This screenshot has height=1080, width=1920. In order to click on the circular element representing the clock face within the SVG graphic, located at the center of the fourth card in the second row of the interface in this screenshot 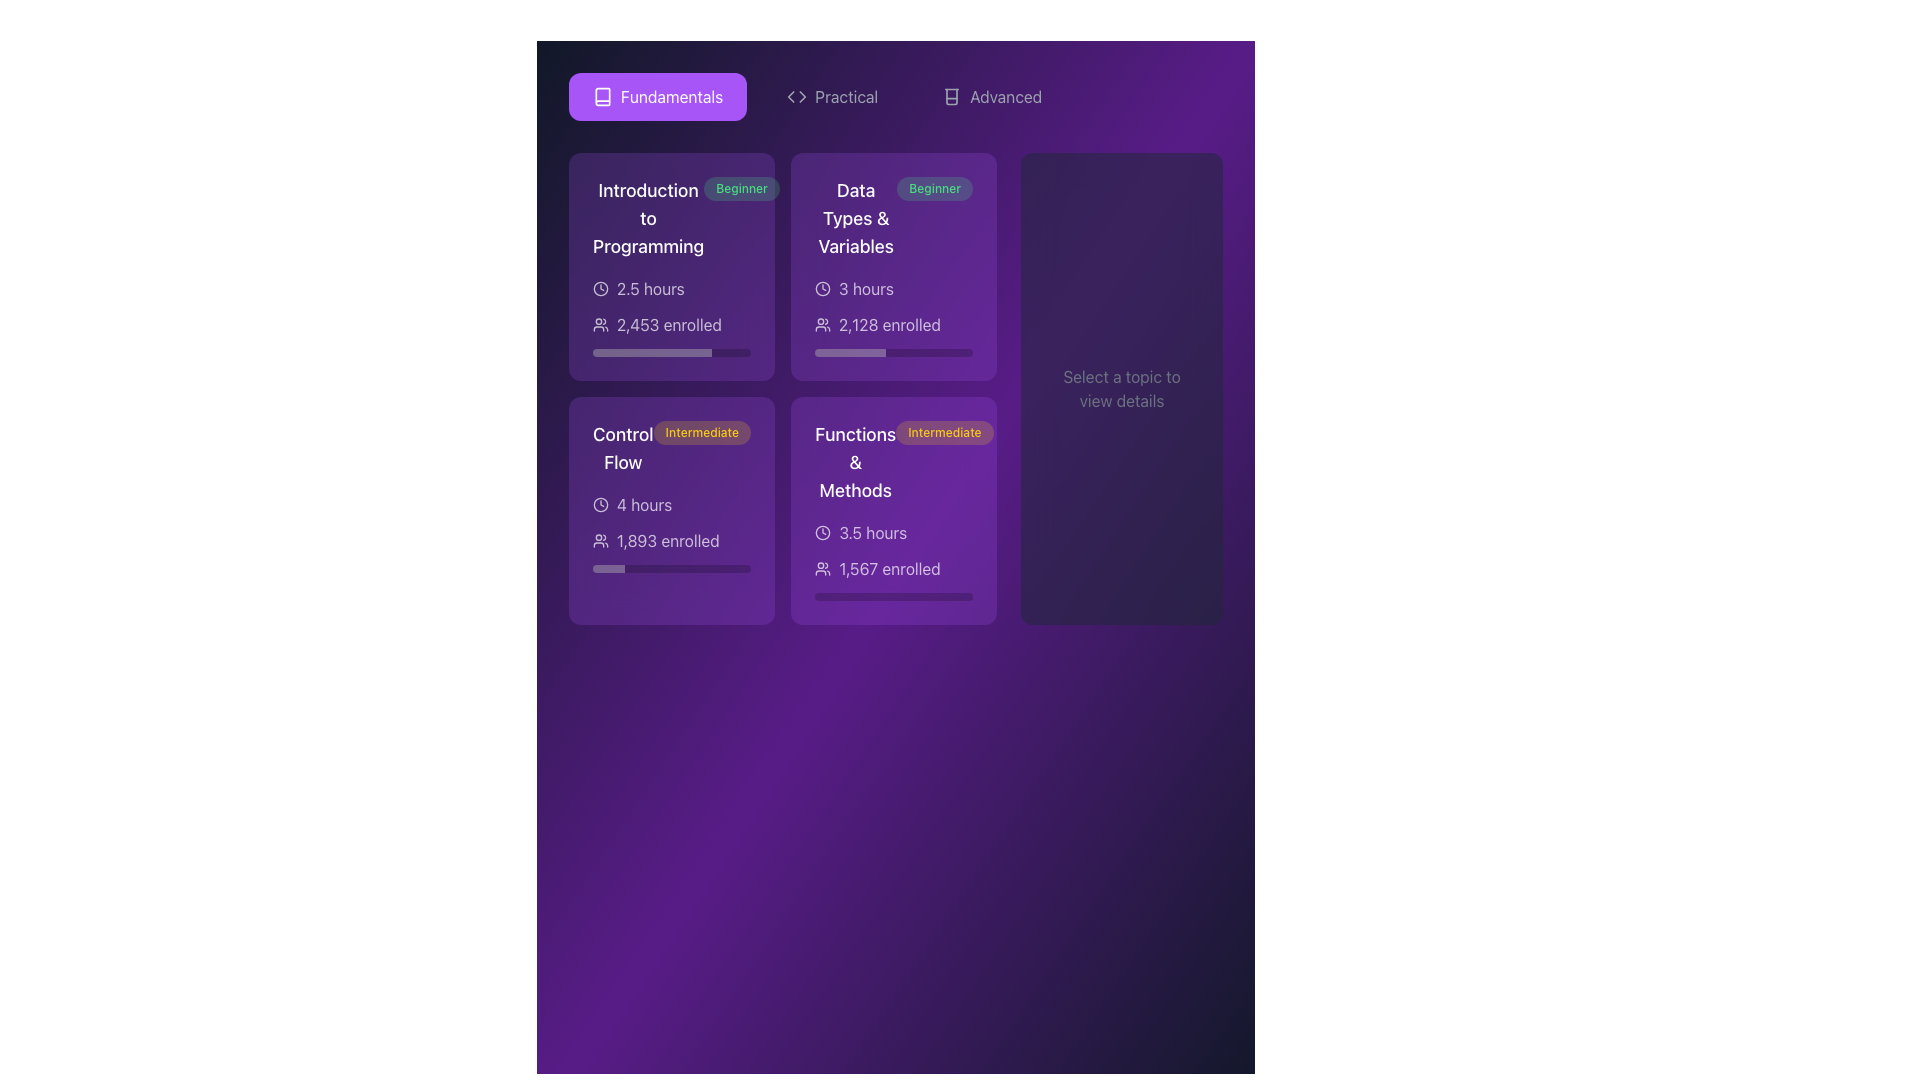, I will do `click(822, 531)`.